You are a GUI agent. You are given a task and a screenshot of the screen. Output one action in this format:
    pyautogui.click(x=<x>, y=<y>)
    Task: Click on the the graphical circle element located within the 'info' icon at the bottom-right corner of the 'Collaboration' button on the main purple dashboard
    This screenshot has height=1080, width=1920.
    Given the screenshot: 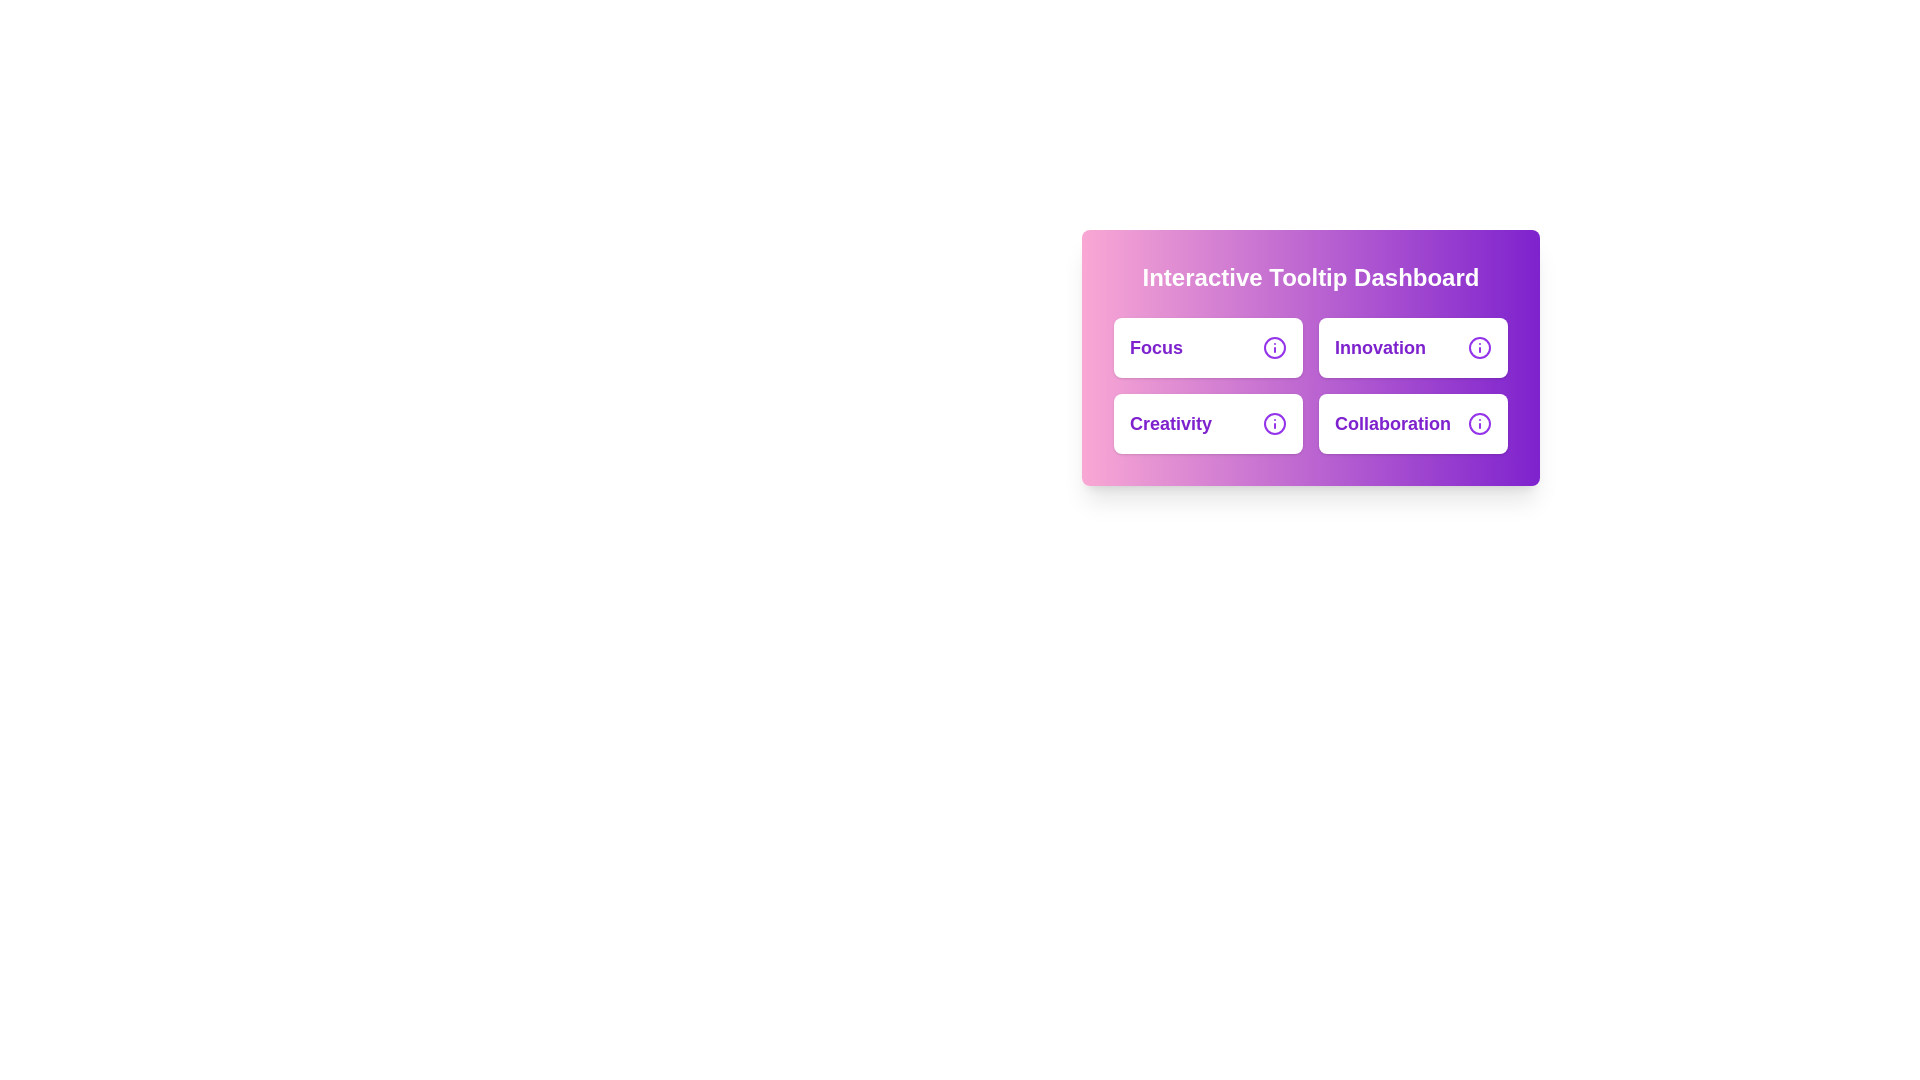 What is the action you would take?
    pyautogui.click(x=1479, y=423)
    